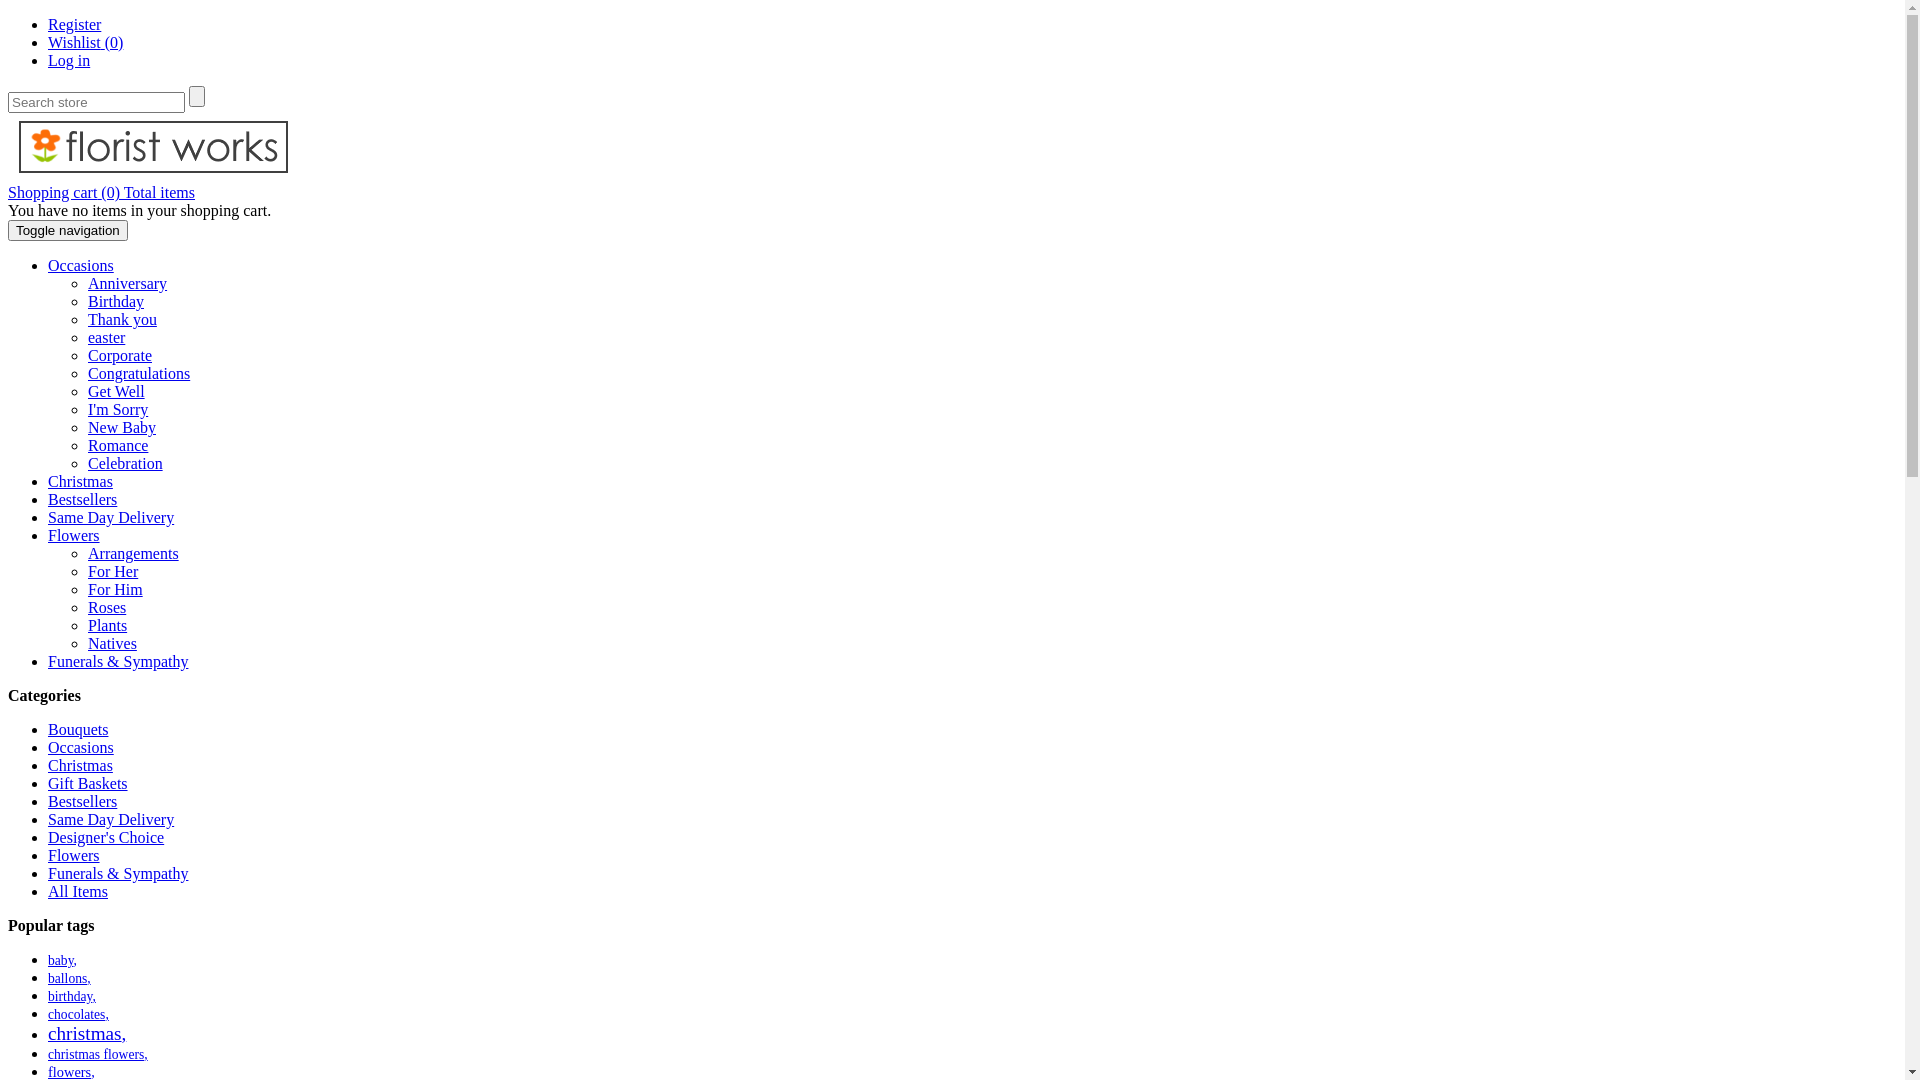 This screenshot has height=1080, width=1920. What do you see at coordinates (132, 553) in the screenshot?
I see `'Arrangements'` at bounding box center [132, 553].